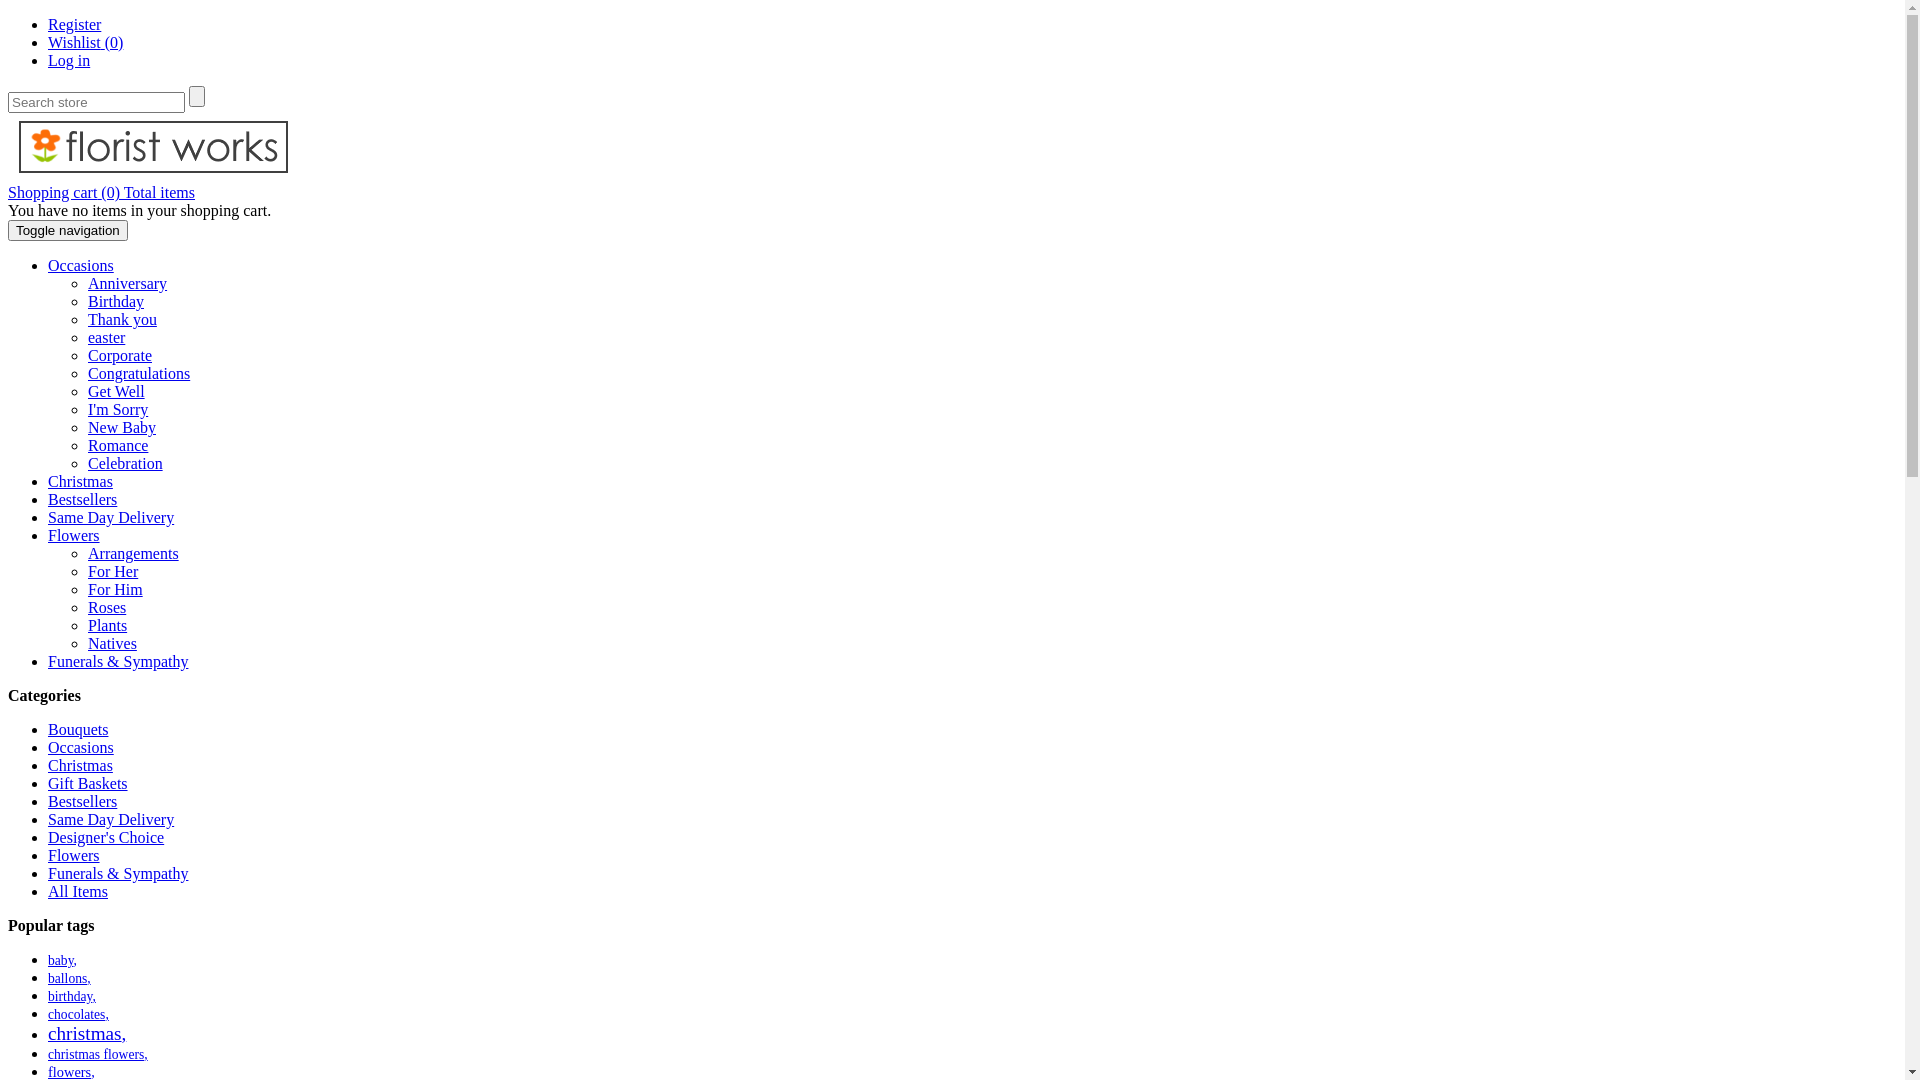 This screenshot has height=1080, width=1920. What do you see at coordinates (132, 553) in the screenshot?
I see `'Arrangements'` at bounding box center [132, 553].